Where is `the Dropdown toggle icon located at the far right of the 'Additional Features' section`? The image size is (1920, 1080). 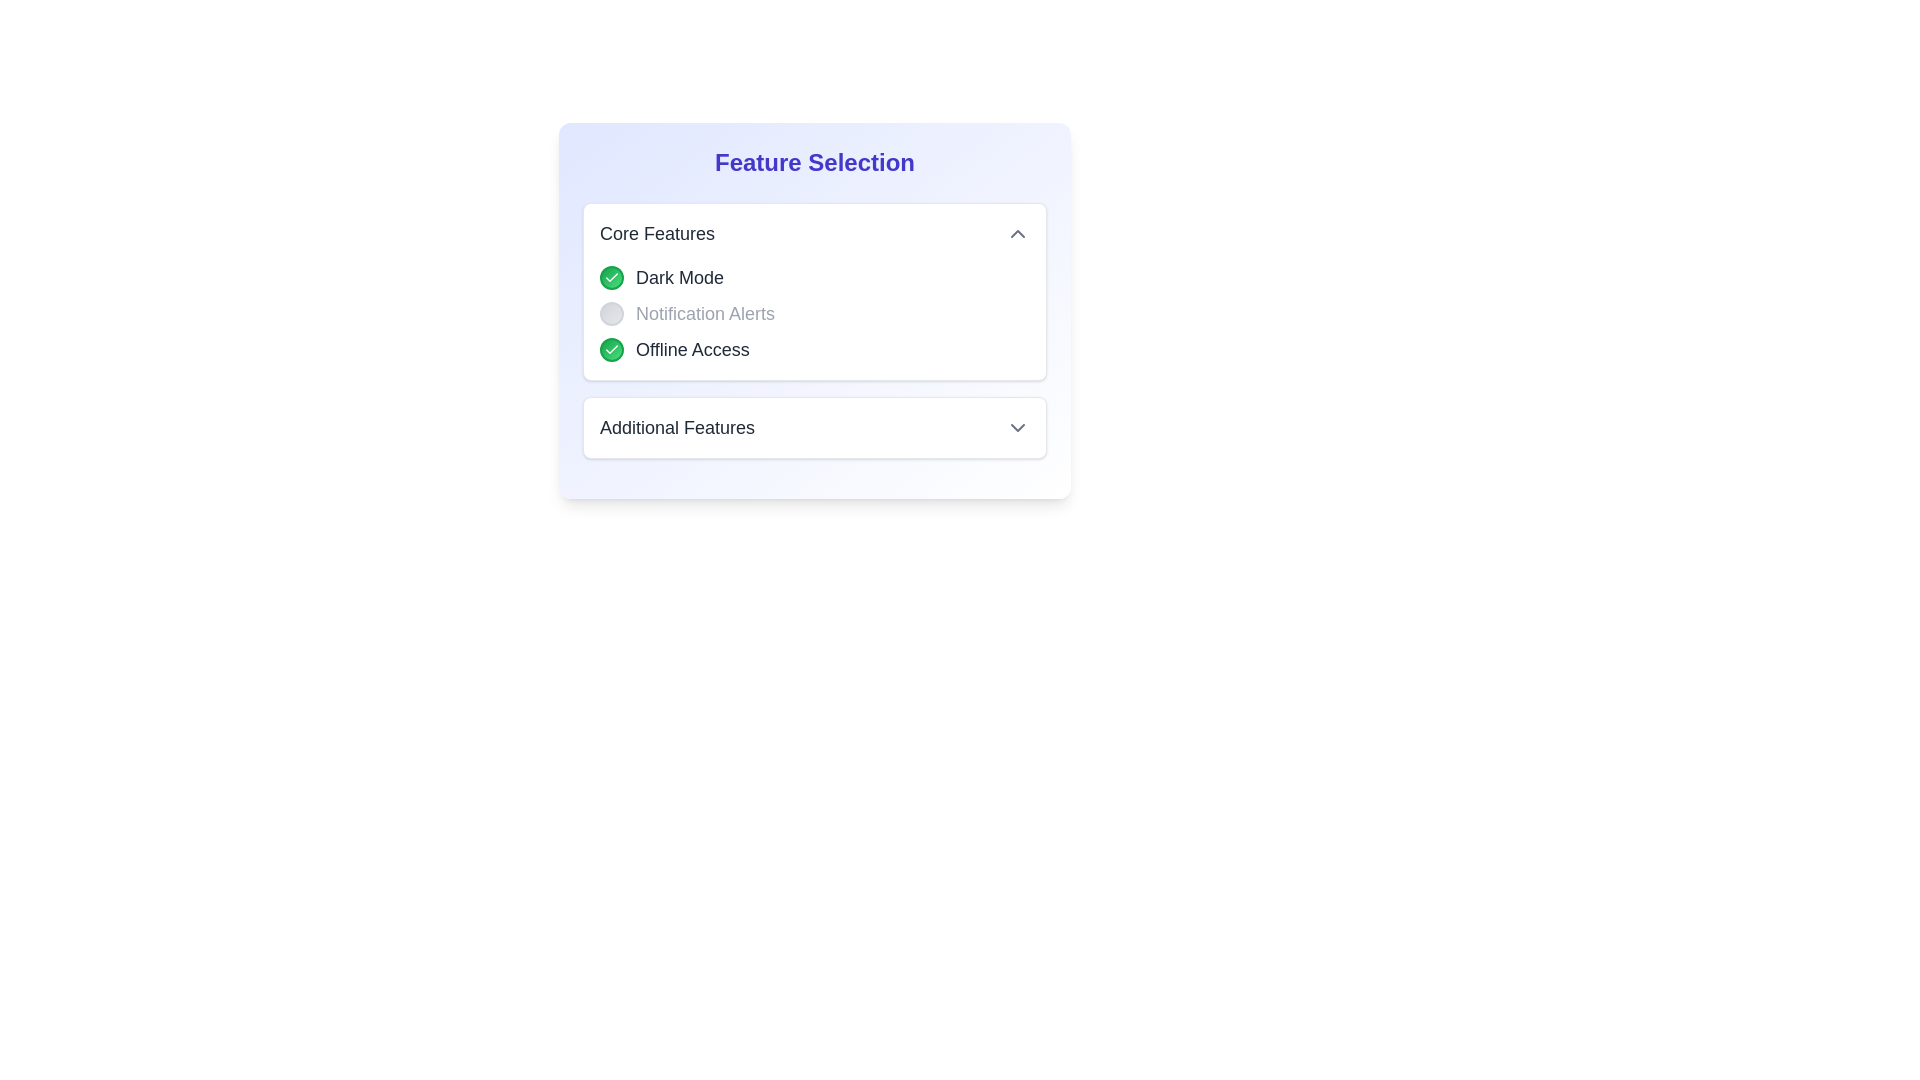 the Dropdown toggle icon located at the far right of the 'Additional Features' section is located at coordinates (1017, 427).